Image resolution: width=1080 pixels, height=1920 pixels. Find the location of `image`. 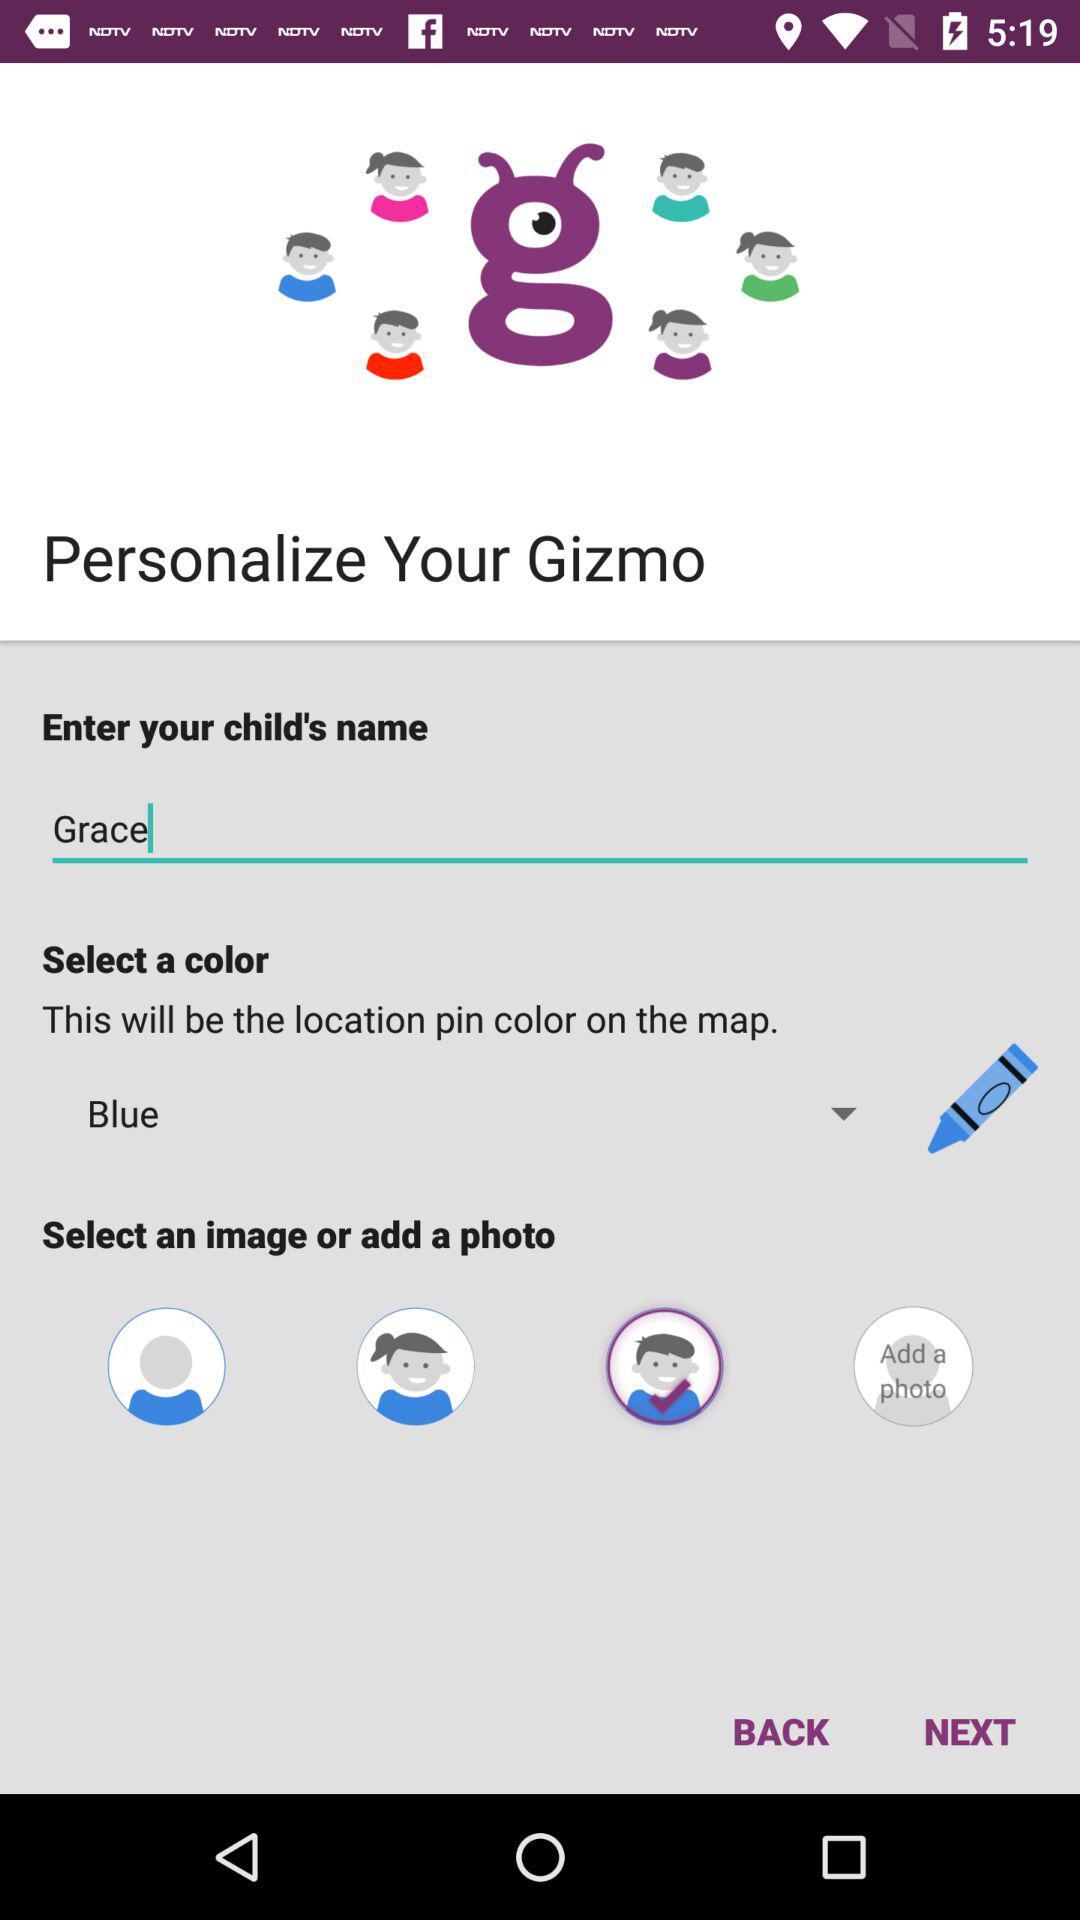

image is located at coordinates (414, 1365).